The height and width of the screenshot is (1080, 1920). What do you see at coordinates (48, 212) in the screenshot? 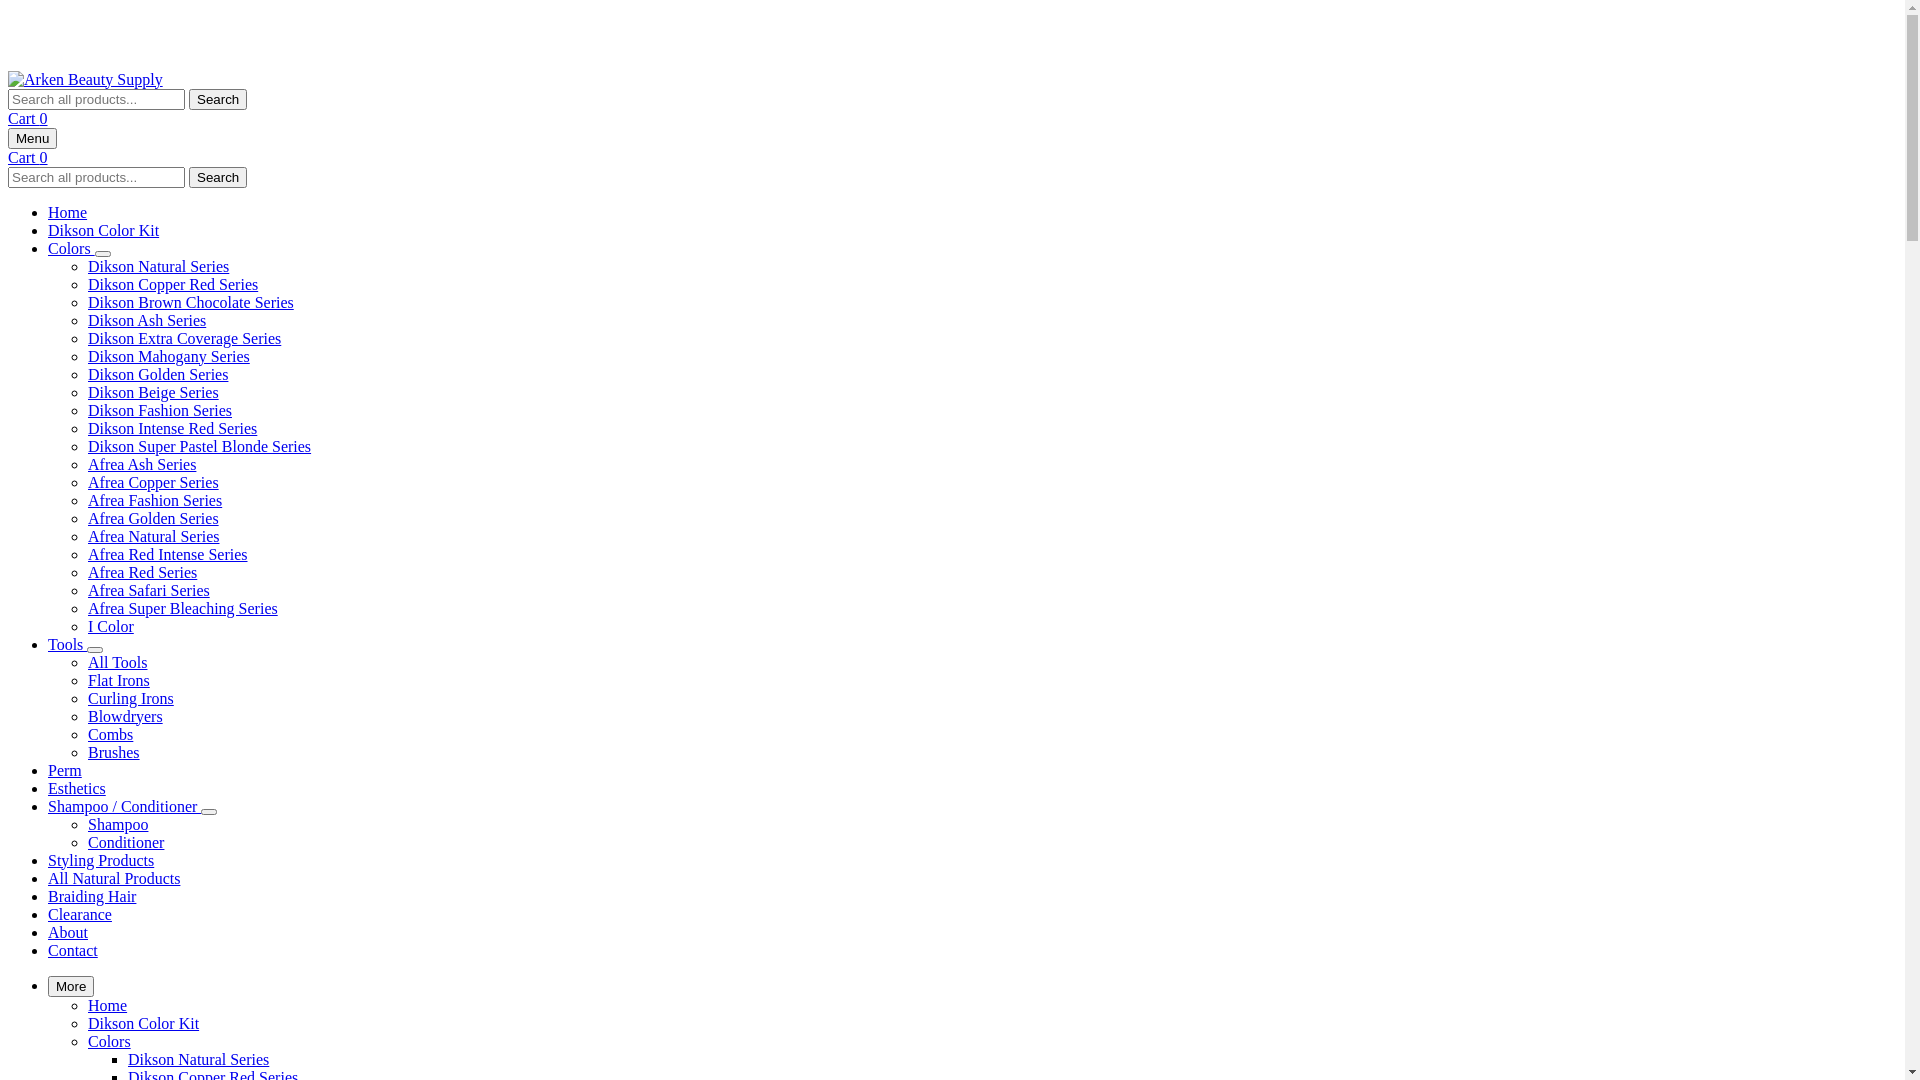
I see `'Home'` at bounding box center [48, 212].